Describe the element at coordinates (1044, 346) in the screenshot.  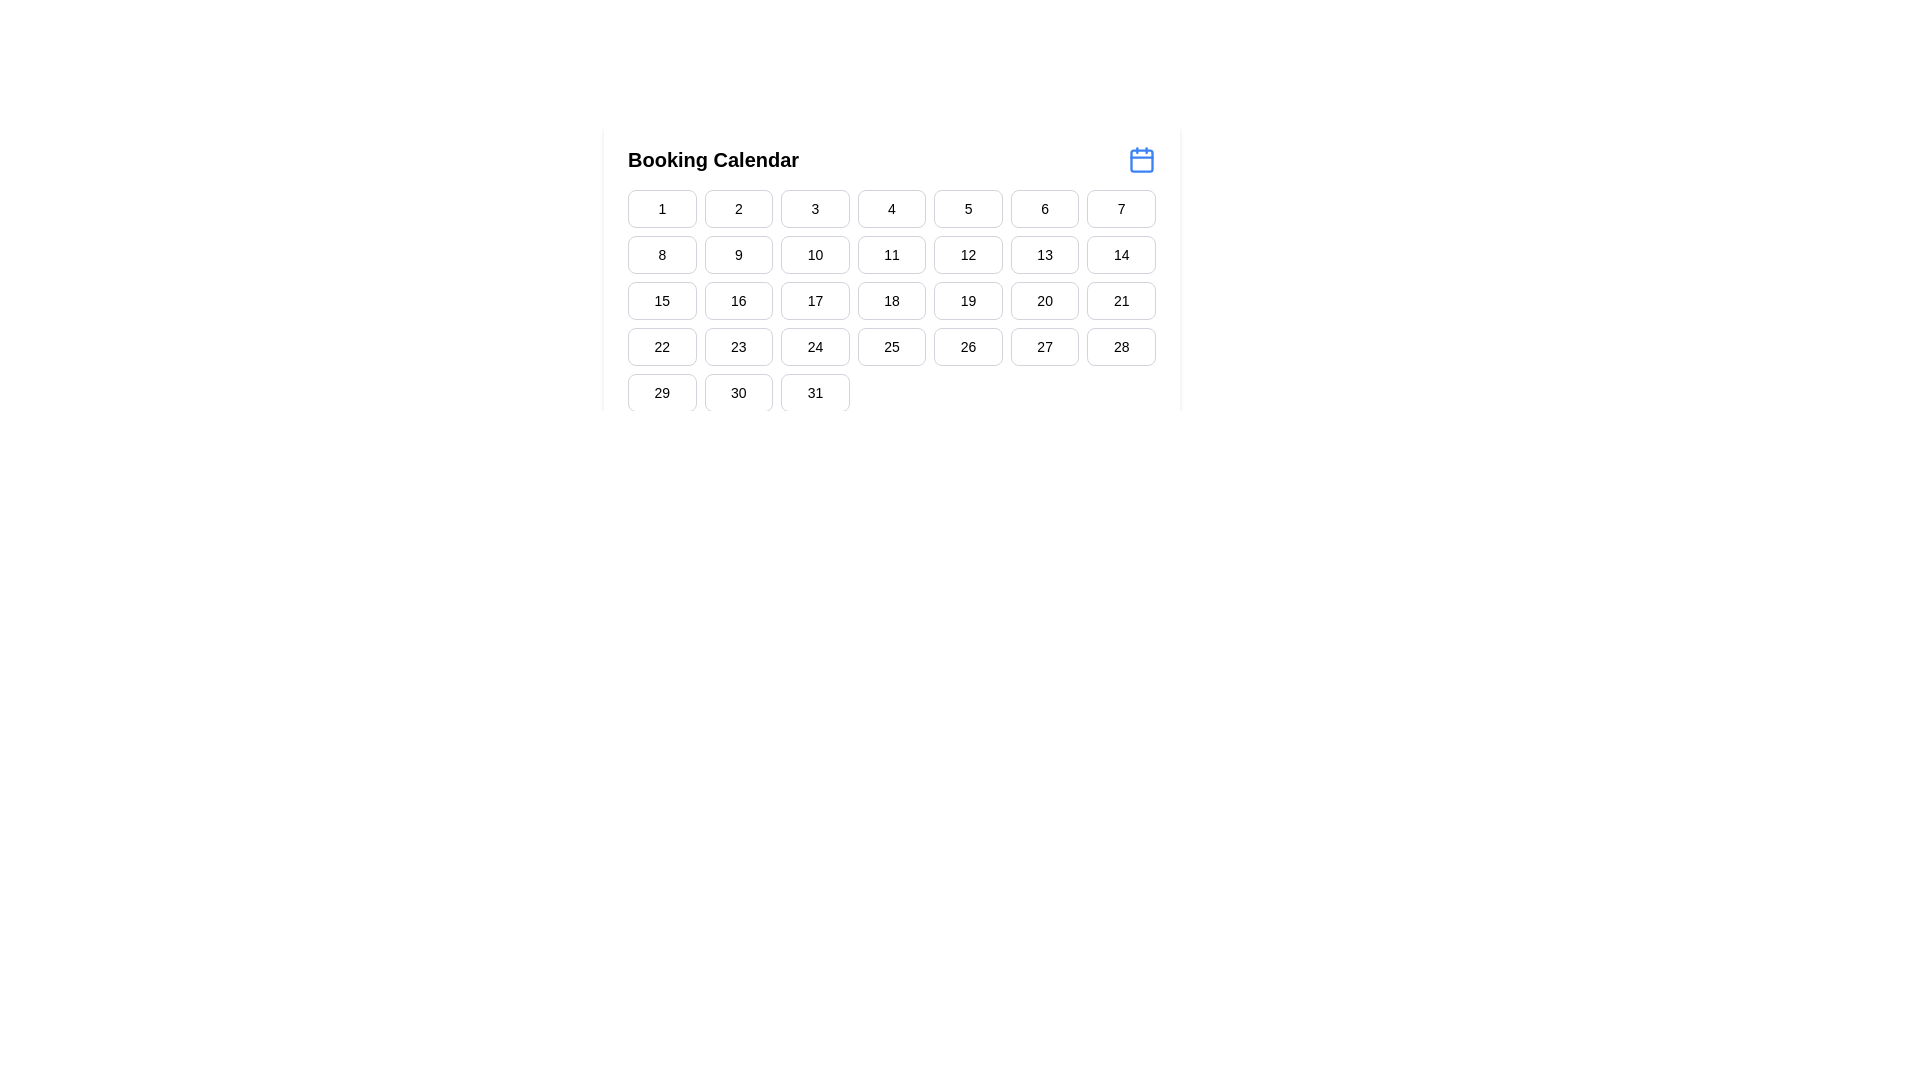
I see `the button labeled '27' in the calendar interface` at that location.